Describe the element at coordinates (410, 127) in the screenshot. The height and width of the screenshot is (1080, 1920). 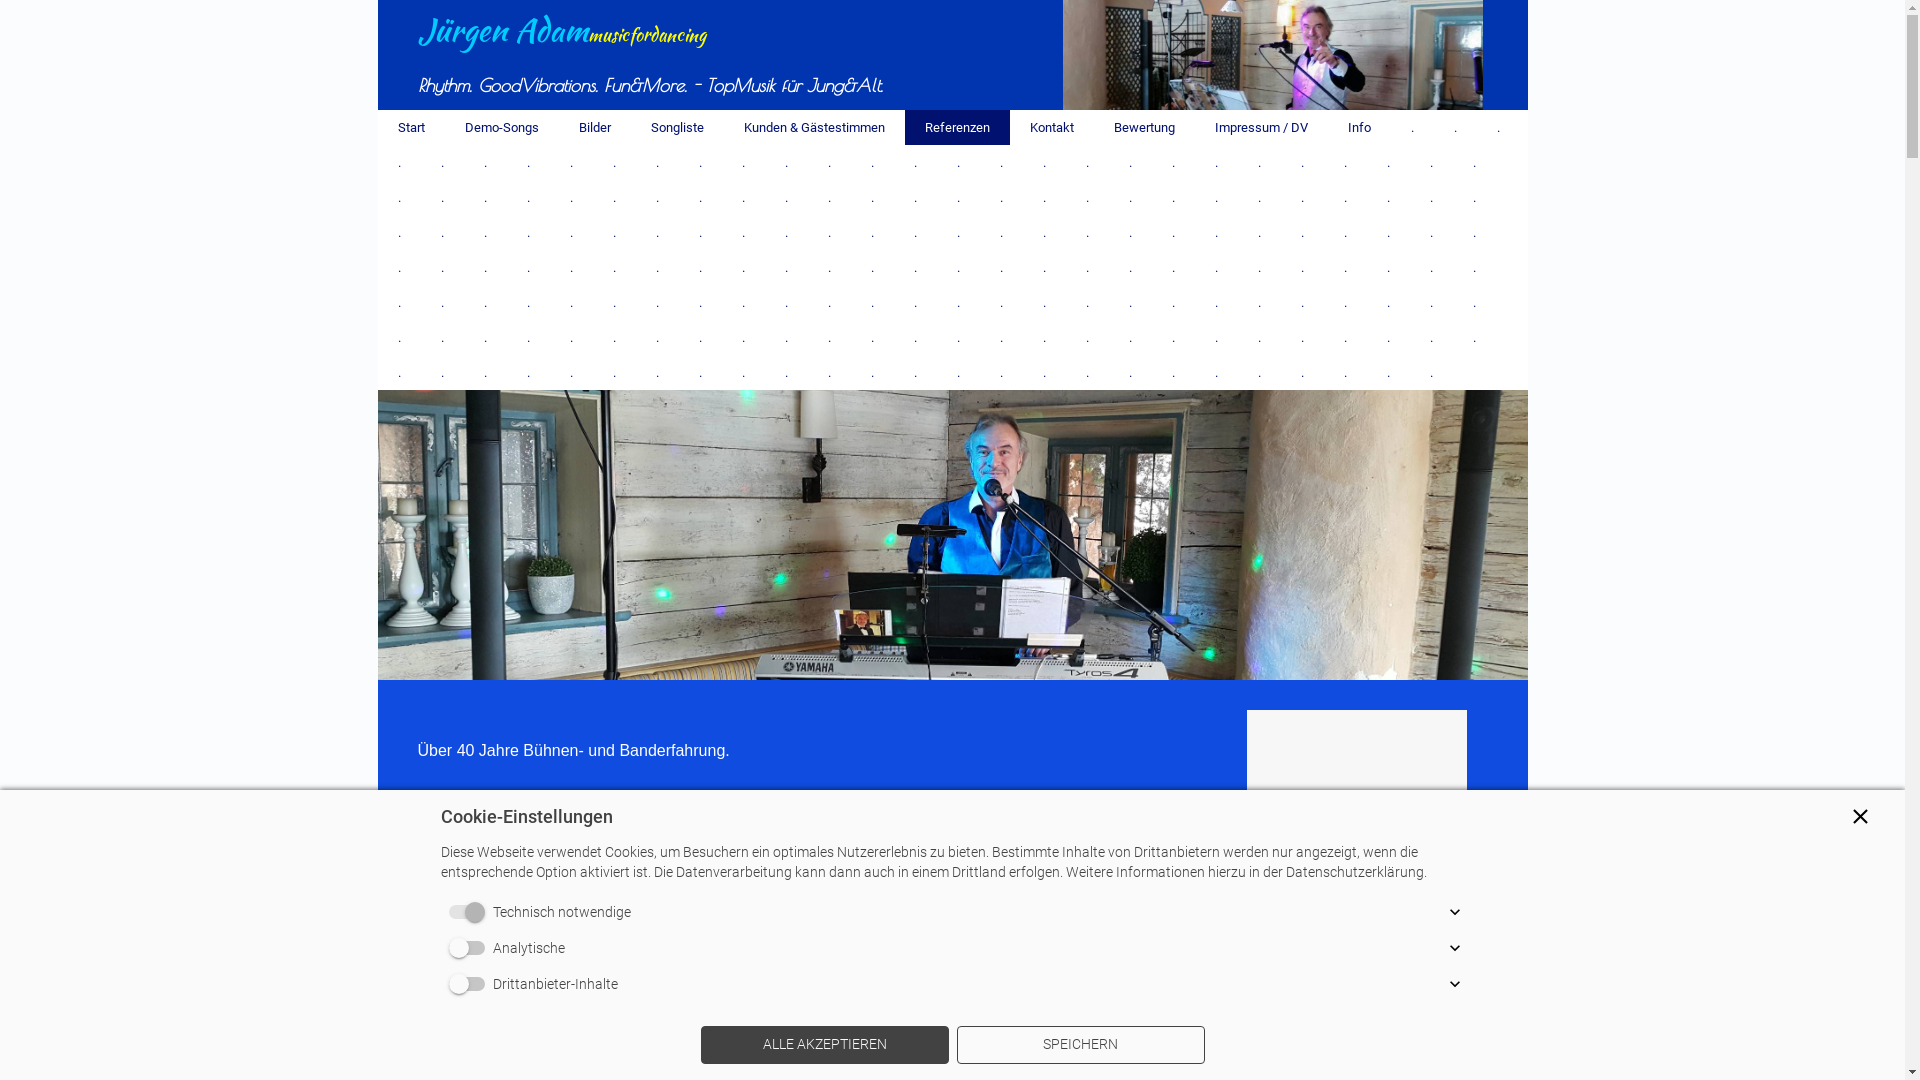
I see `'Start'` at that location.